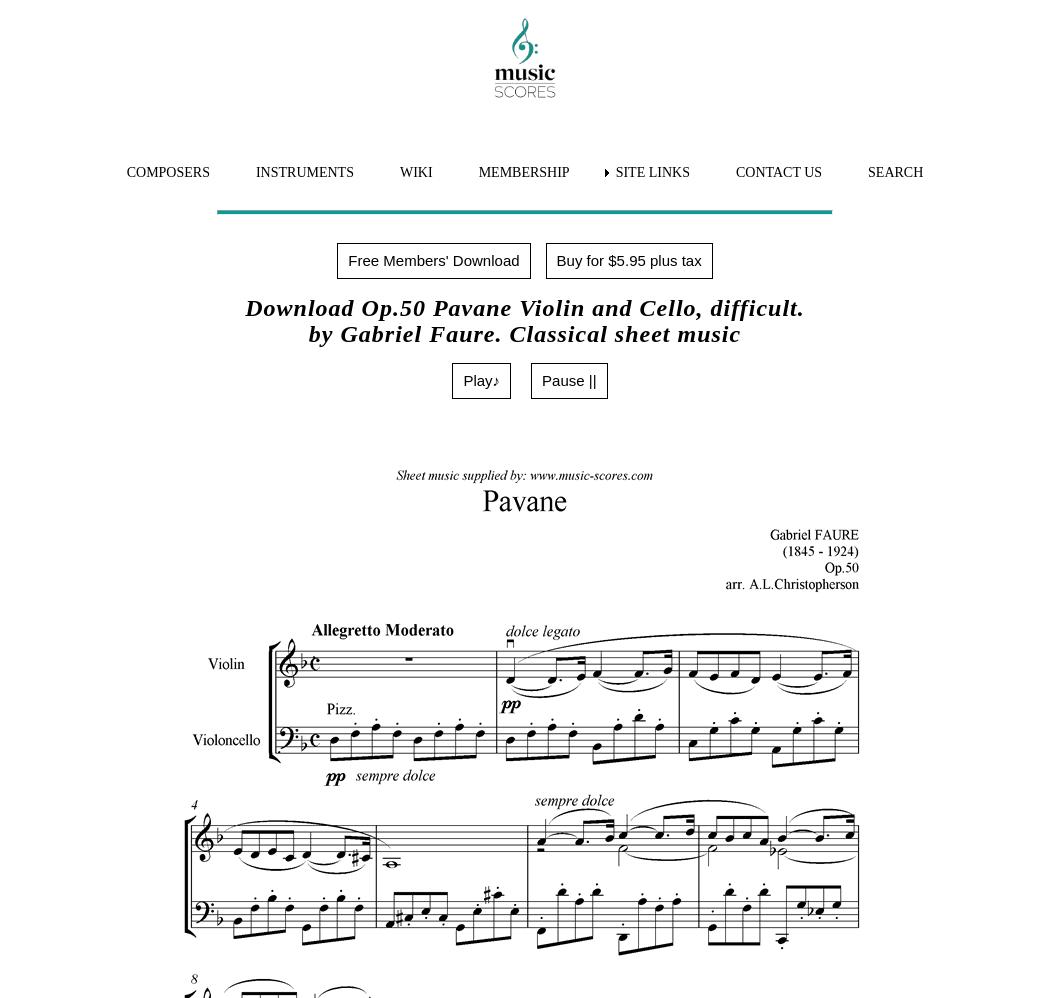 Image resolution: width=1050 pixels, height=998 pixels. What do you see at coordinates (778, 170) in the screenshot?
I see `'CONTACT US'` at bounding box center [778, 170].